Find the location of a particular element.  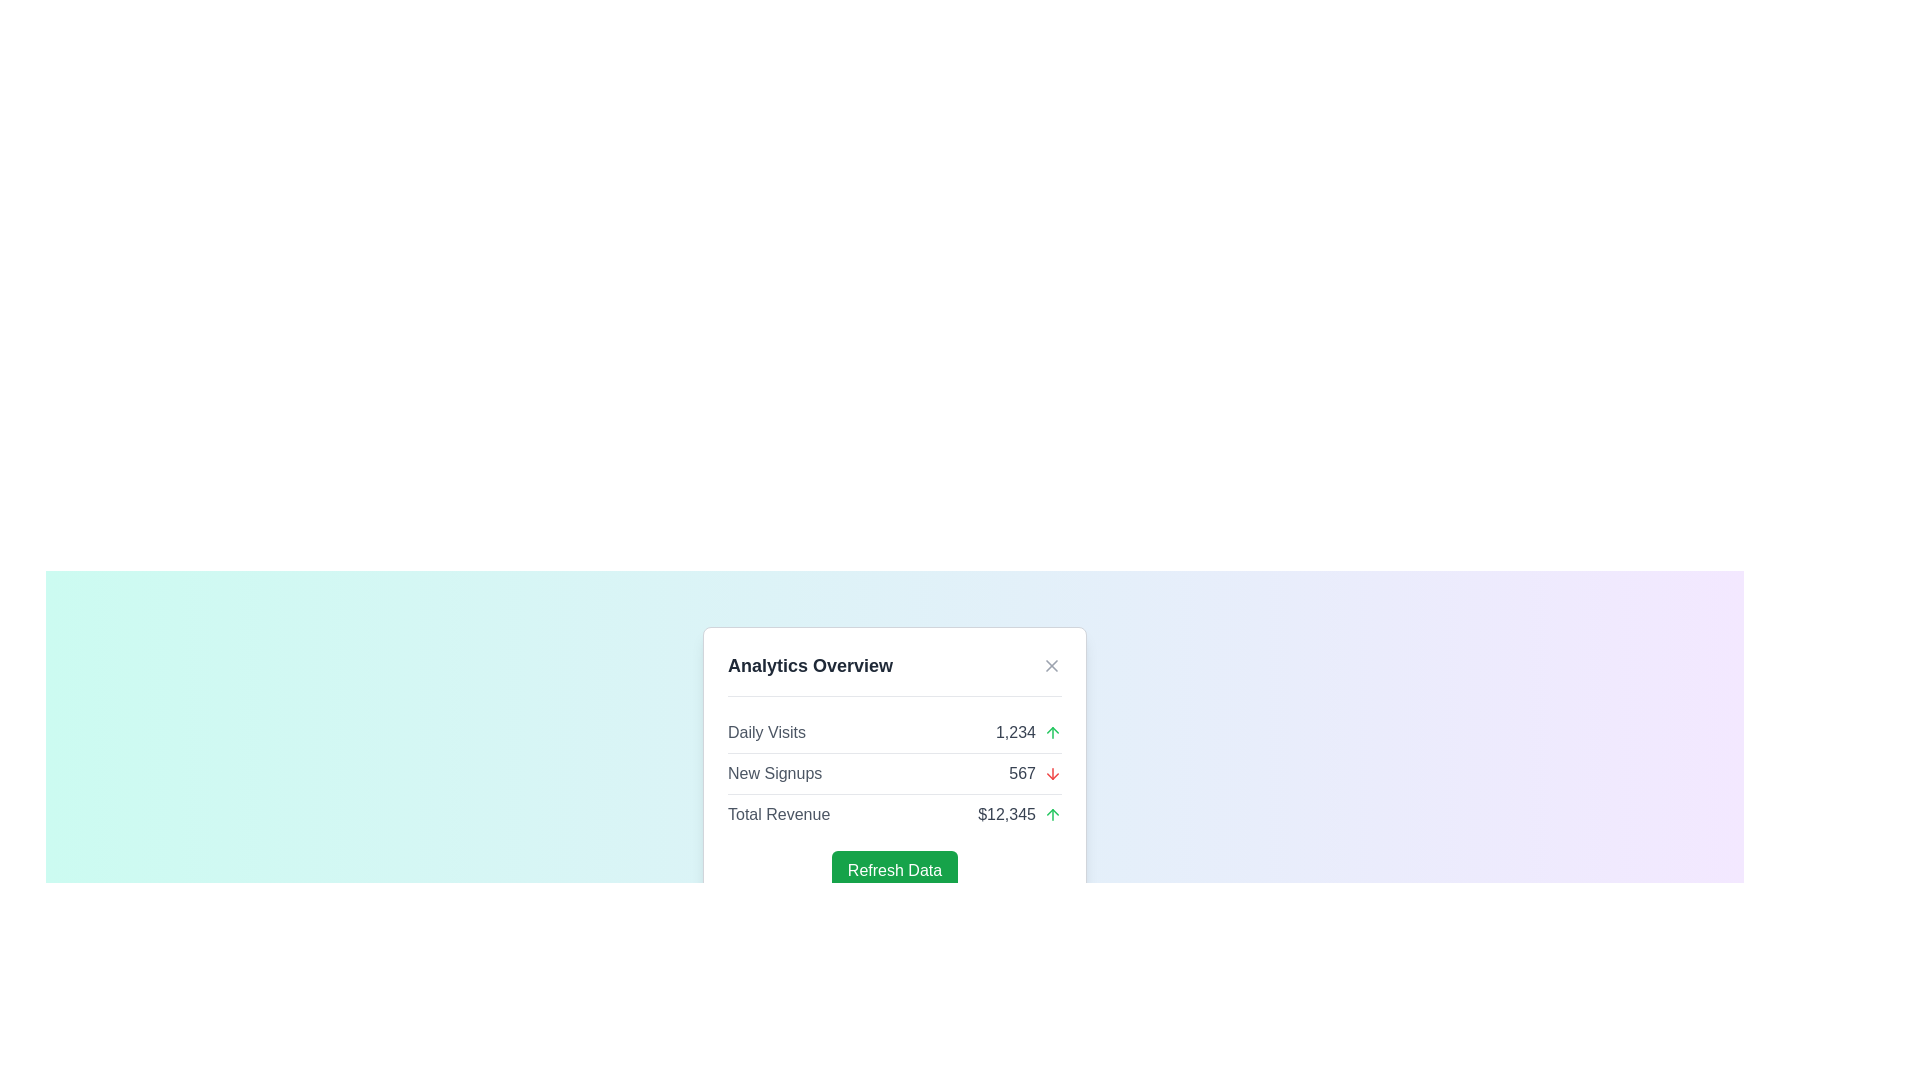

the upward-pointing green arrow icon located to the right of the text '$12,345' in the bottom-most row of the 'Analytics Overview' display box for additional details or actions is located at coordinates (1051, 814).